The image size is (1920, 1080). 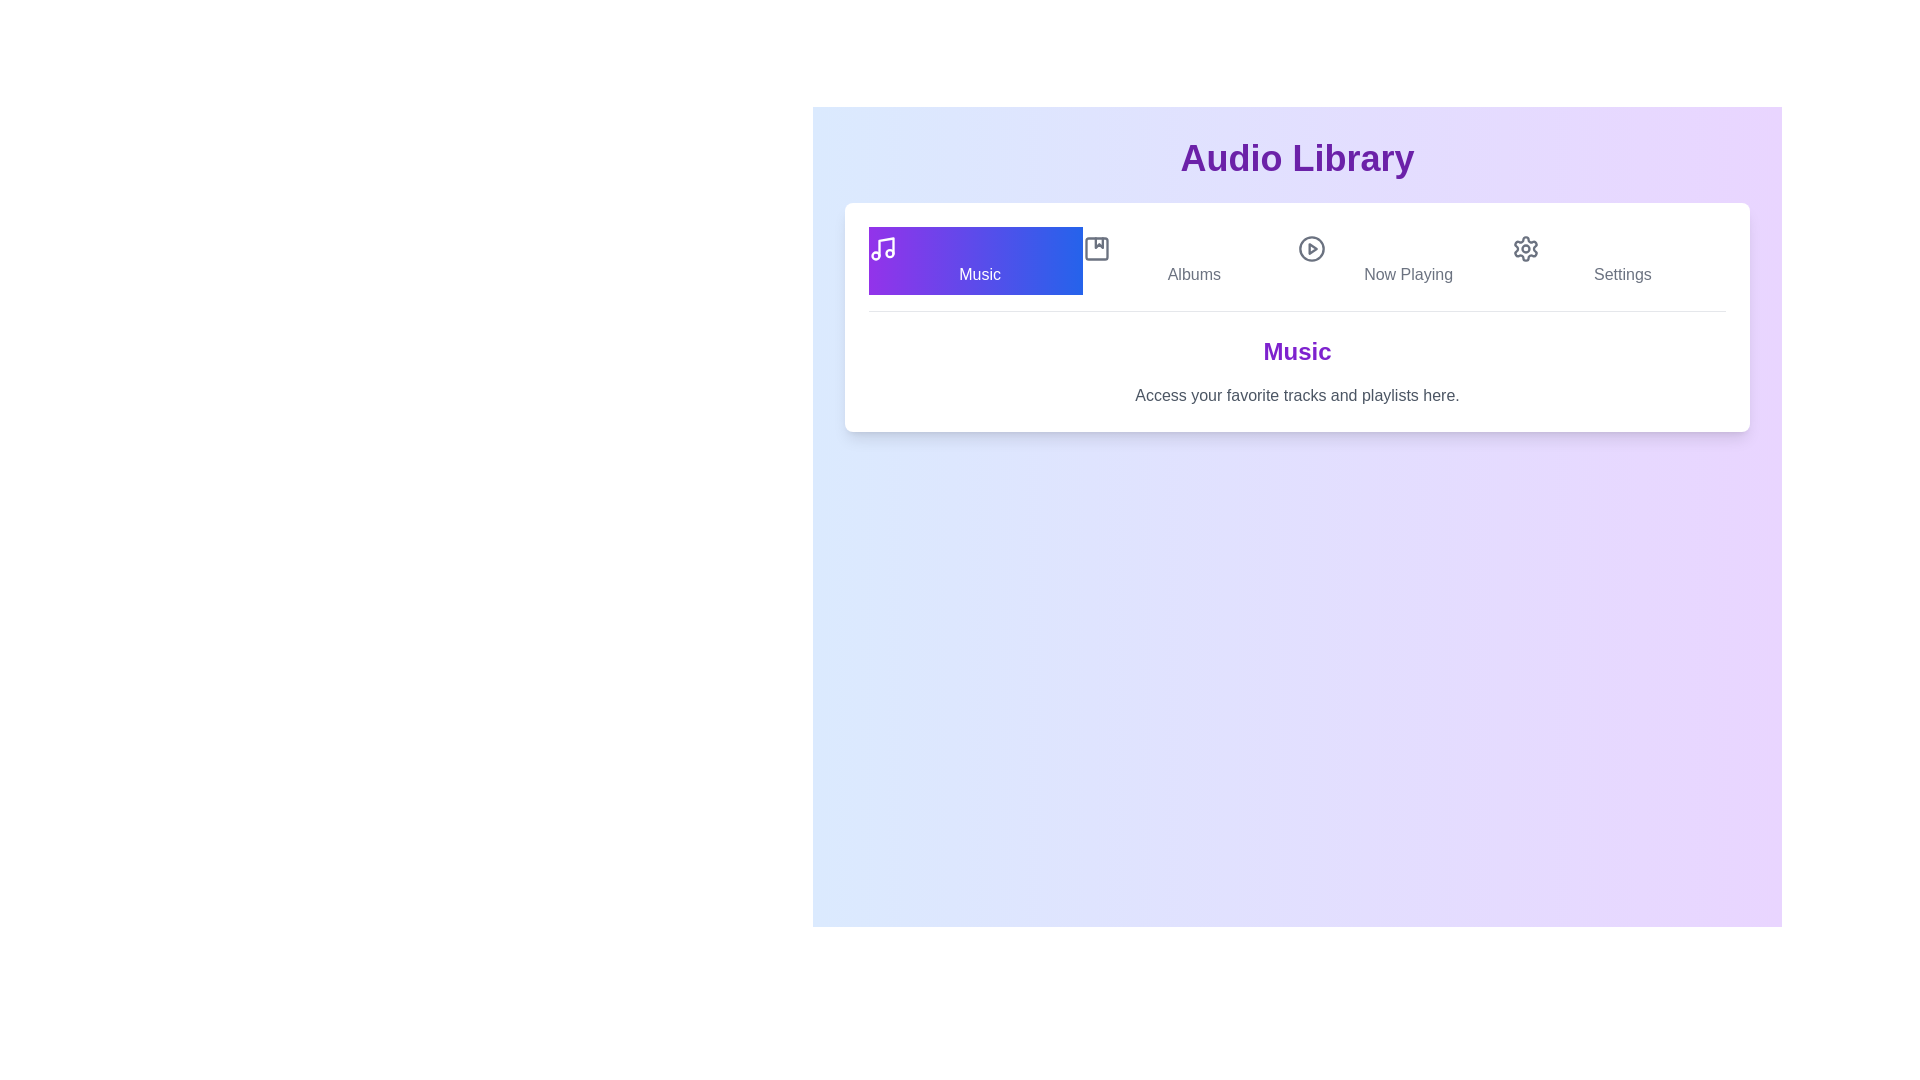 What do you see at coordinates (1524, 248) in the screenshot?
I see `the gear-shaped settings icon located` at bounding box center [1524, 248].